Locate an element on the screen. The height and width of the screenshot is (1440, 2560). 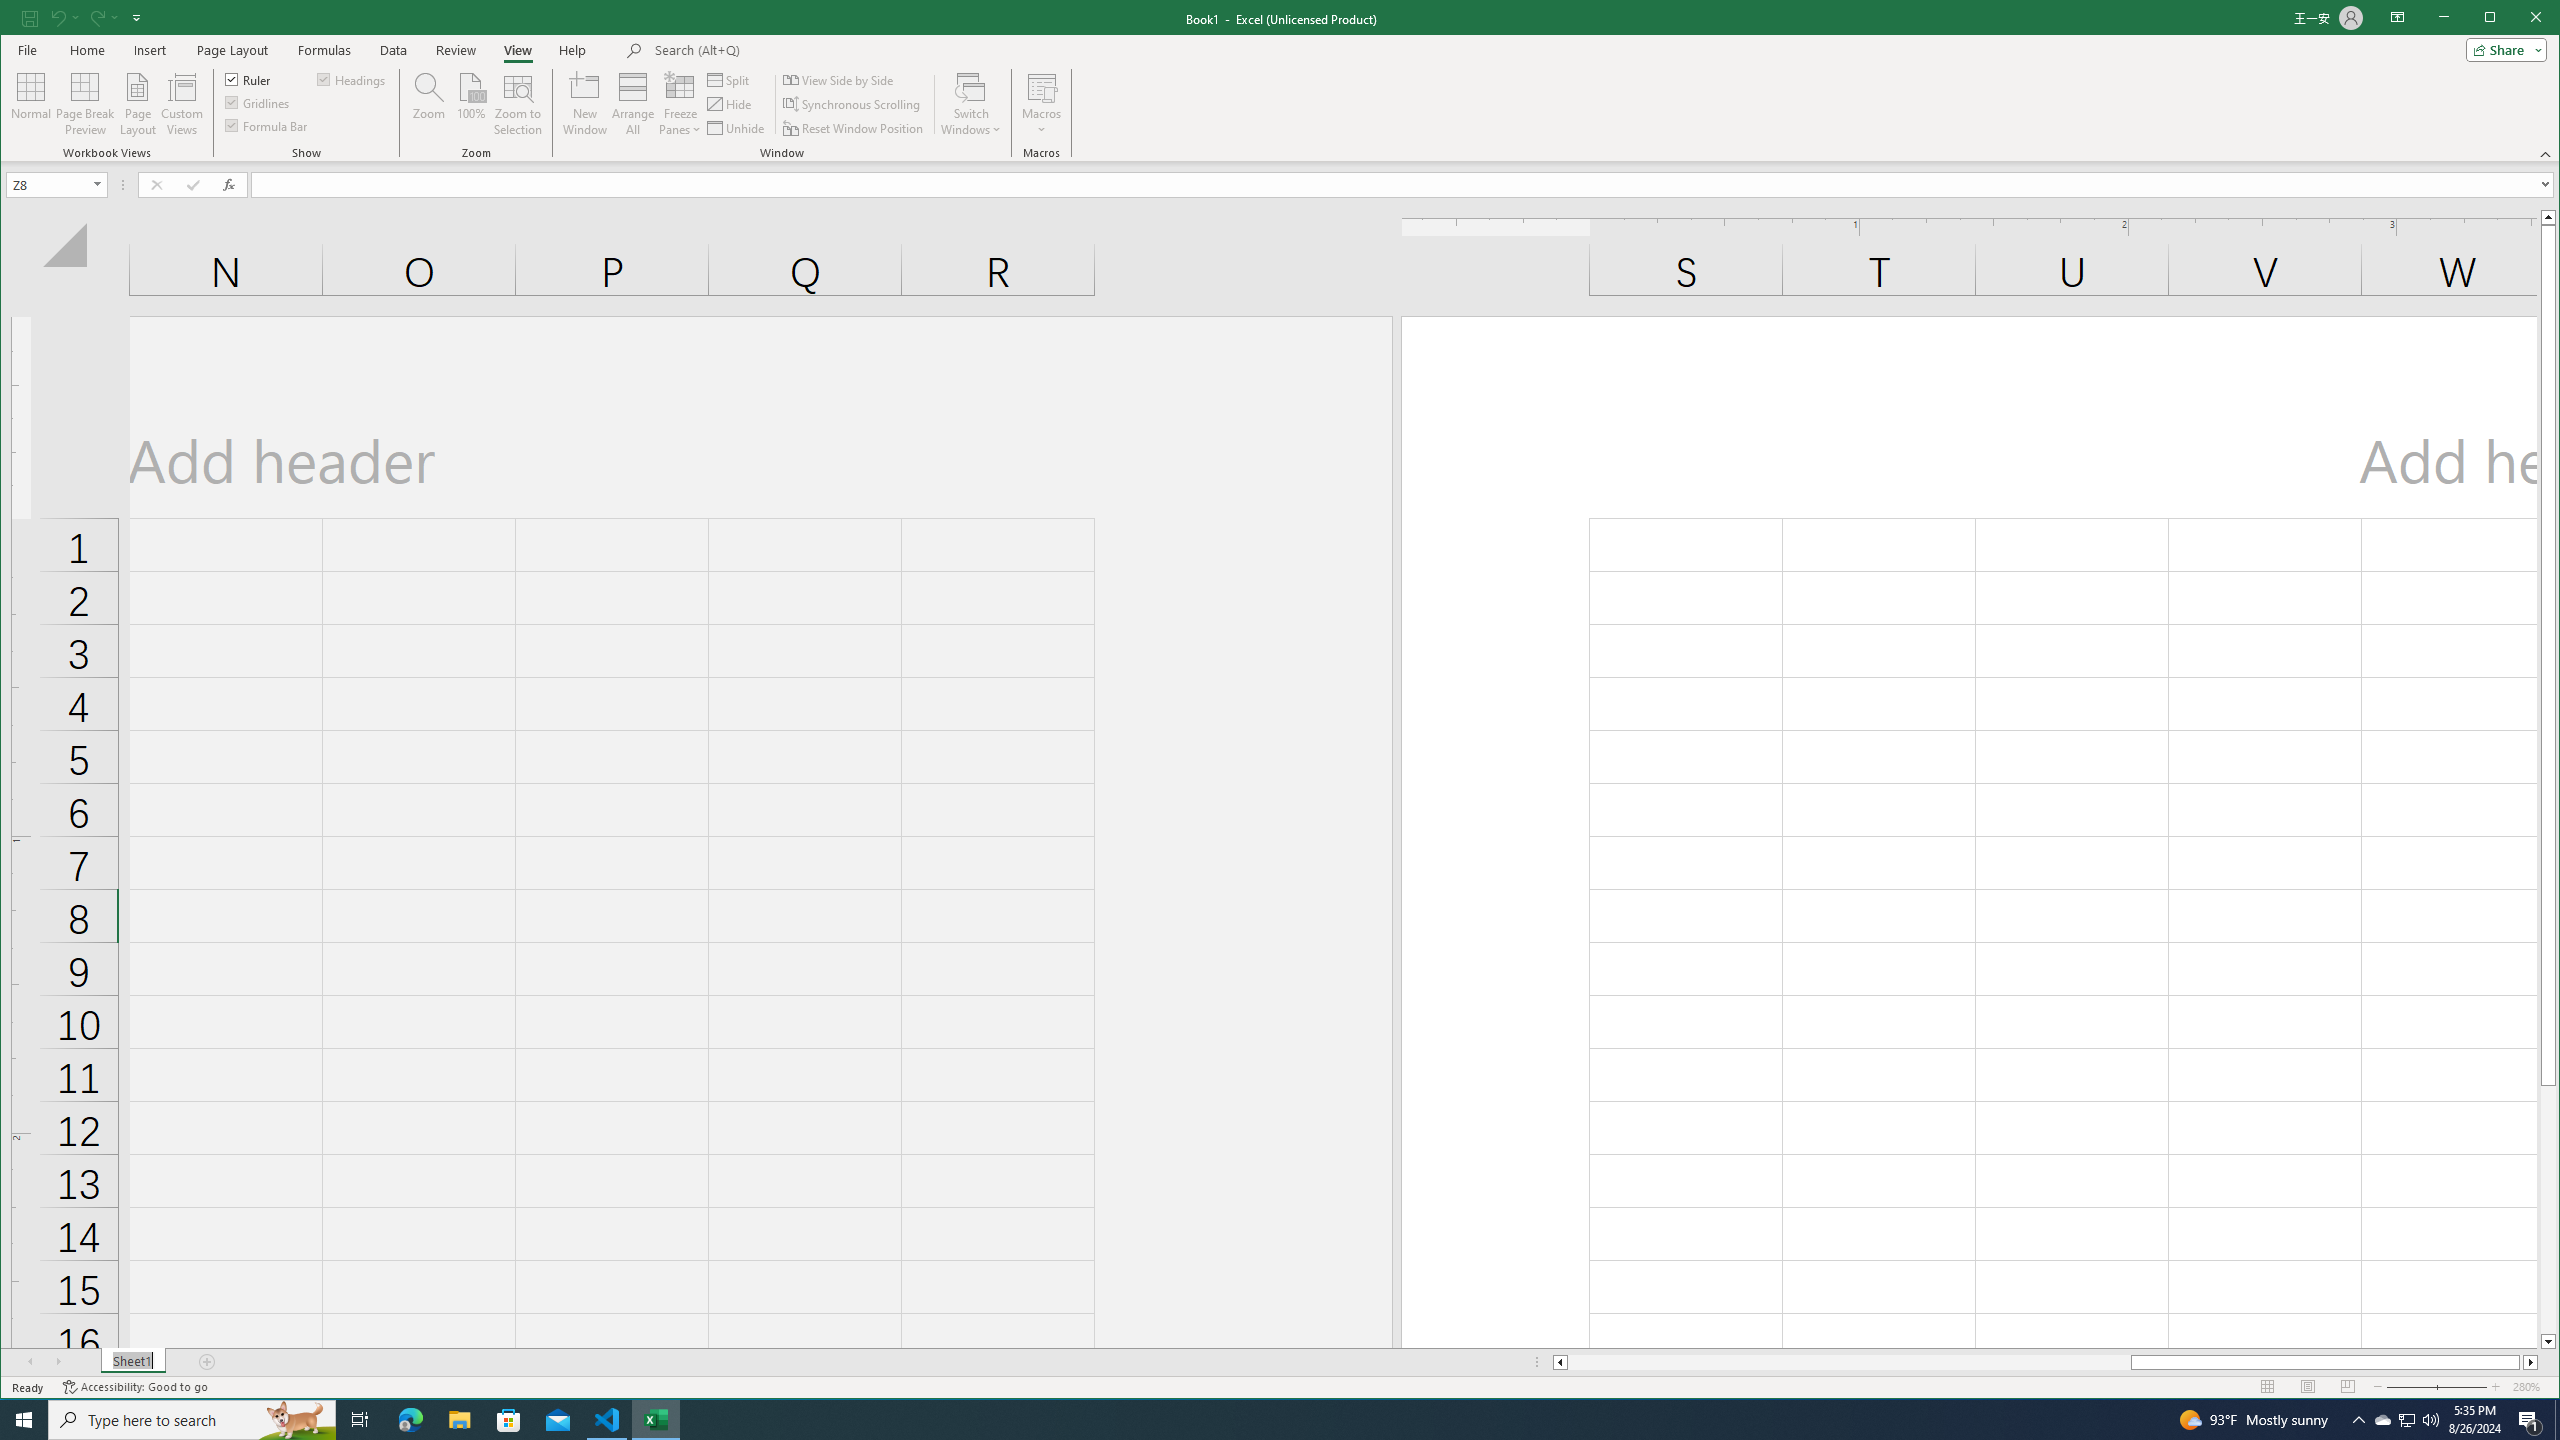
'Show desktop' is located at coordinates (2556, 1418).